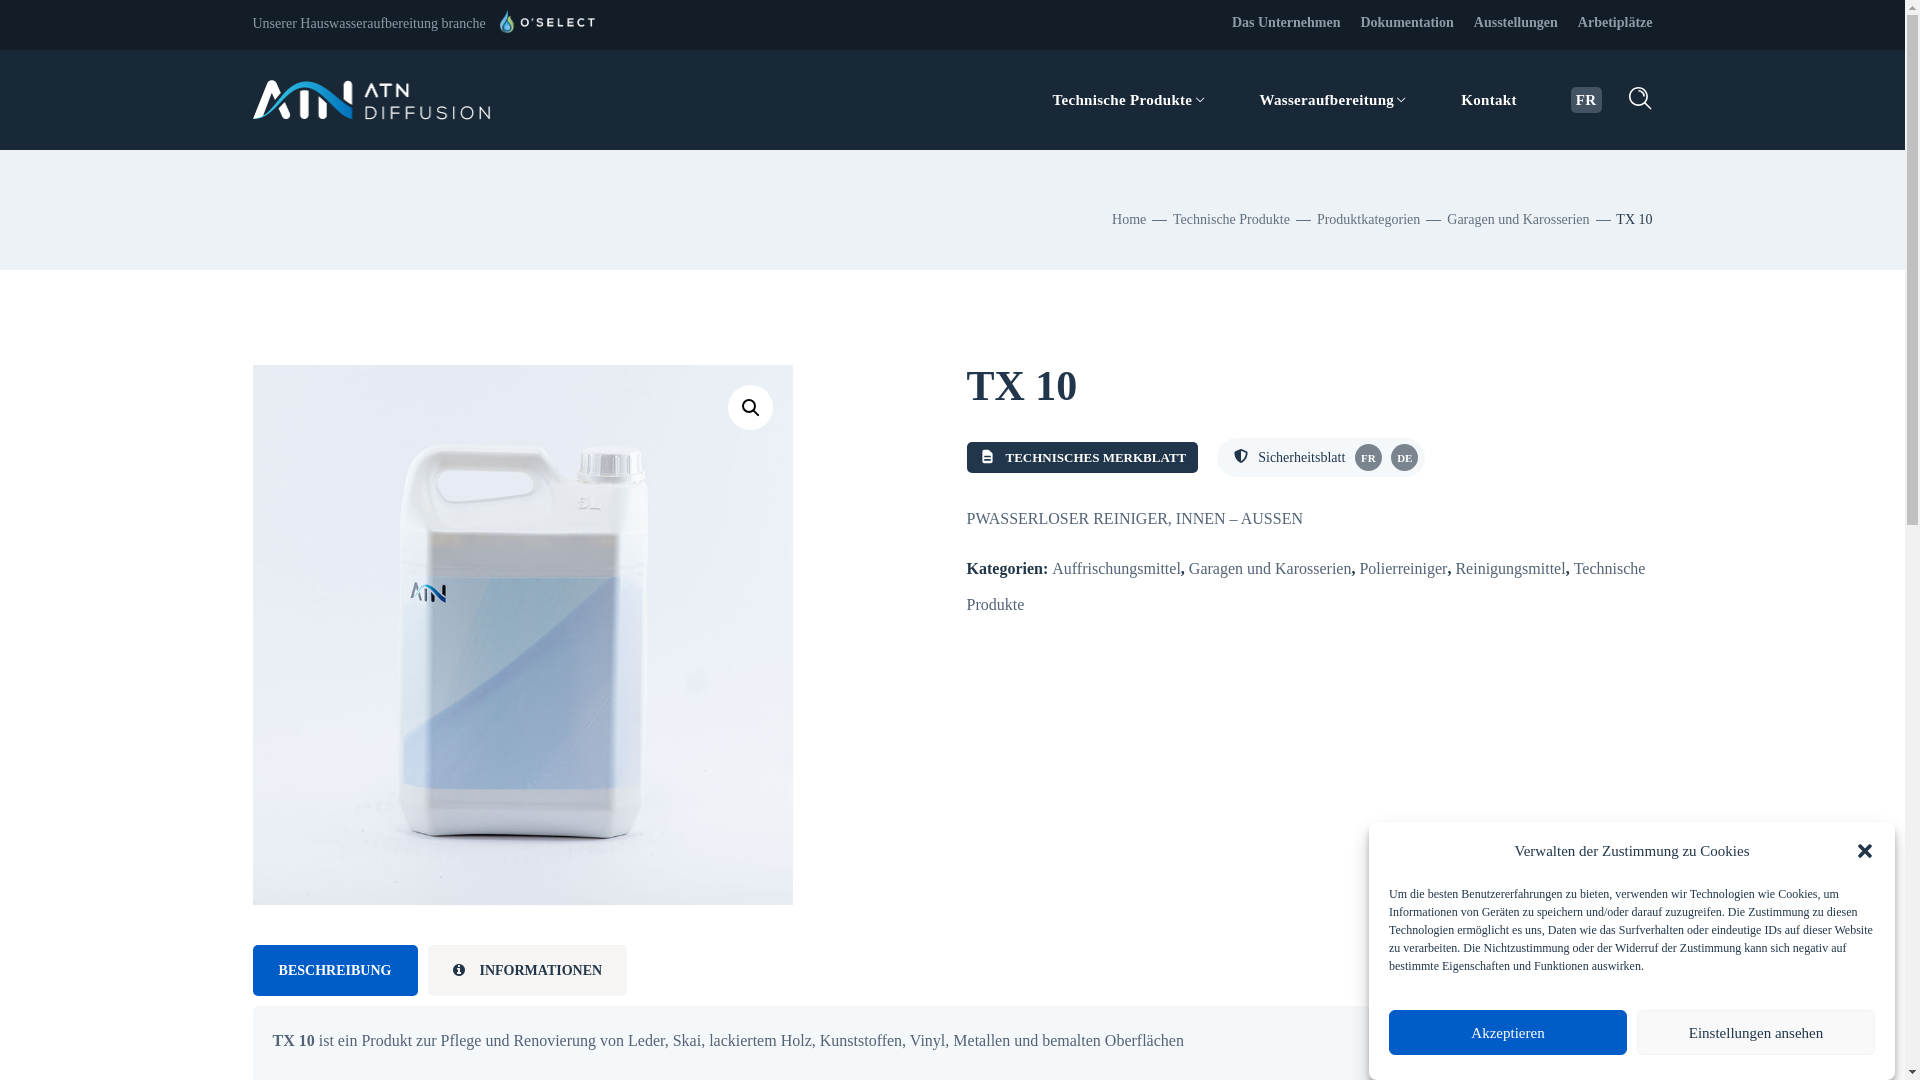 This screenshot has width=1920, height=1080. What do you see at coordinates (1230, 219) in the screenshot?
I see `'Technische Produkte'` at bounding box center [1230, 219].